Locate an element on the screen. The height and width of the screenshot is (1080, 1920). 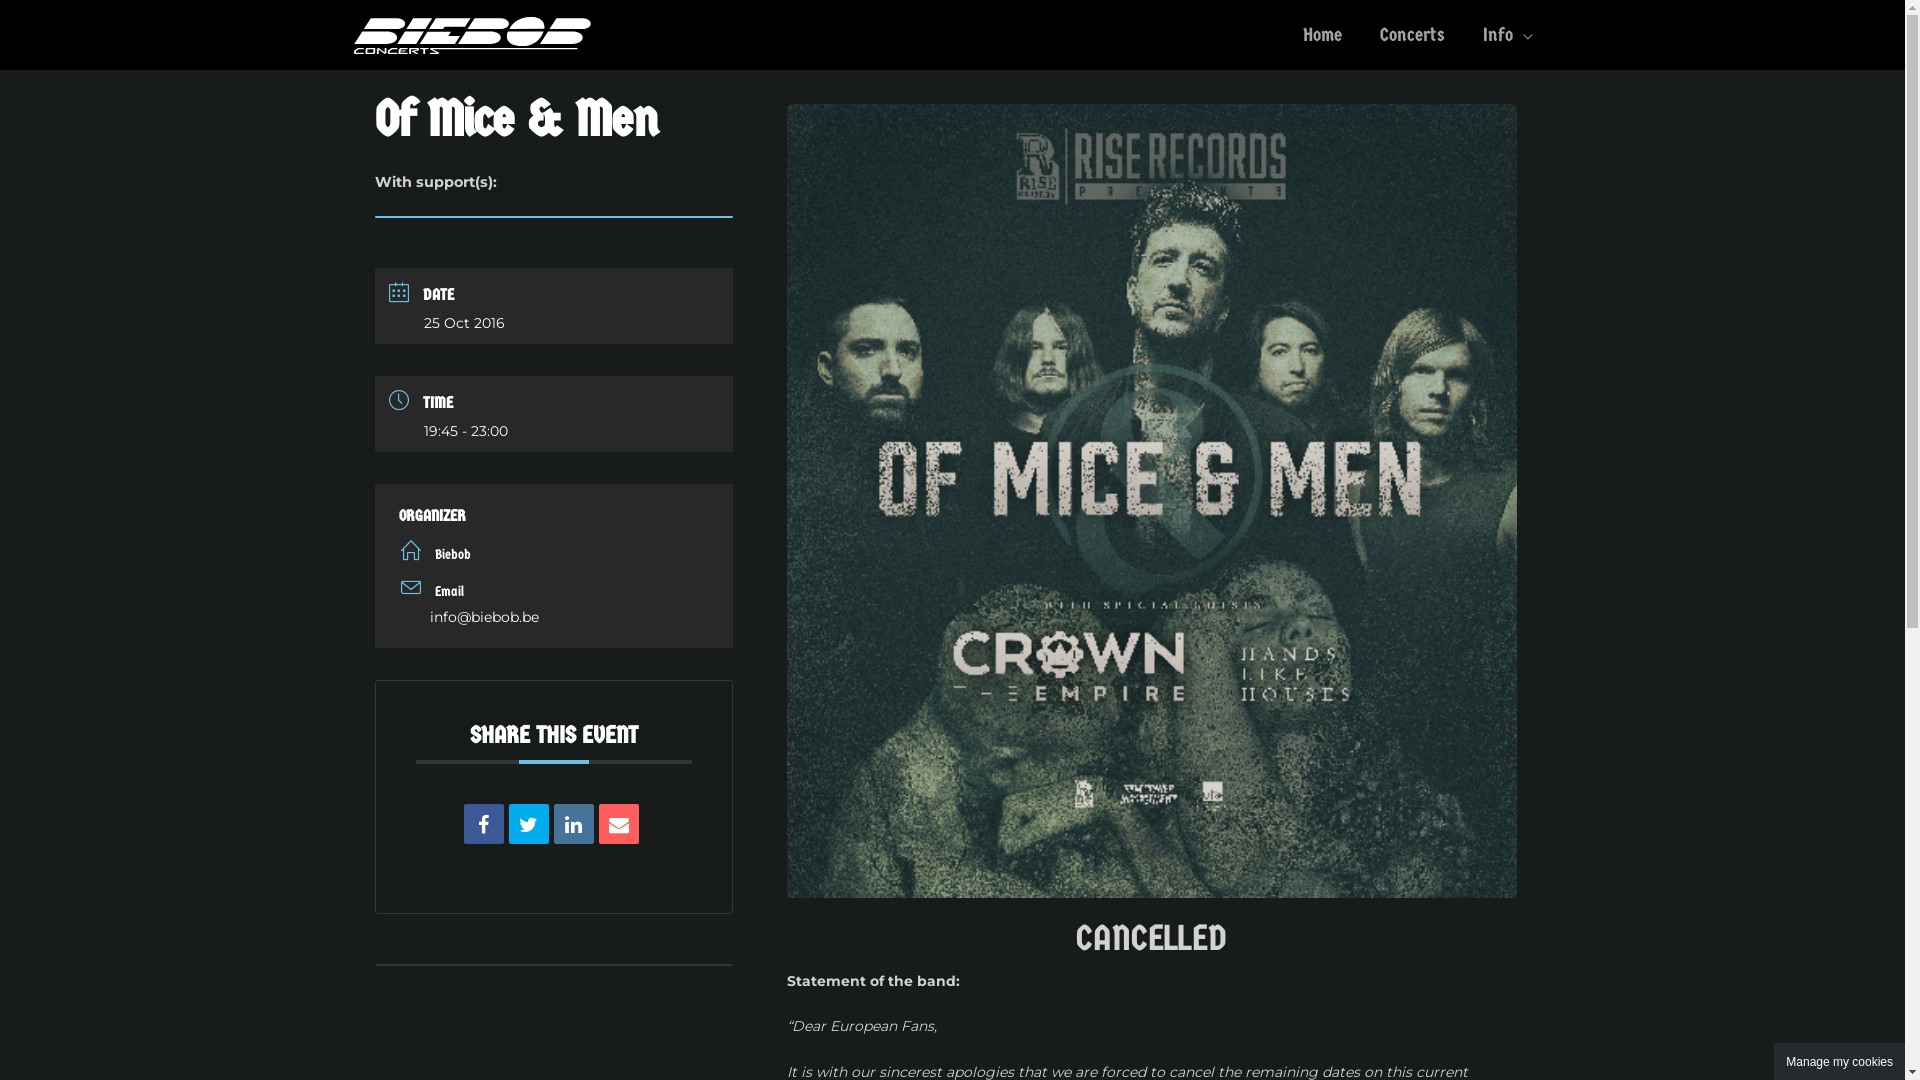
'Email' is located at coordinates (618, 824).